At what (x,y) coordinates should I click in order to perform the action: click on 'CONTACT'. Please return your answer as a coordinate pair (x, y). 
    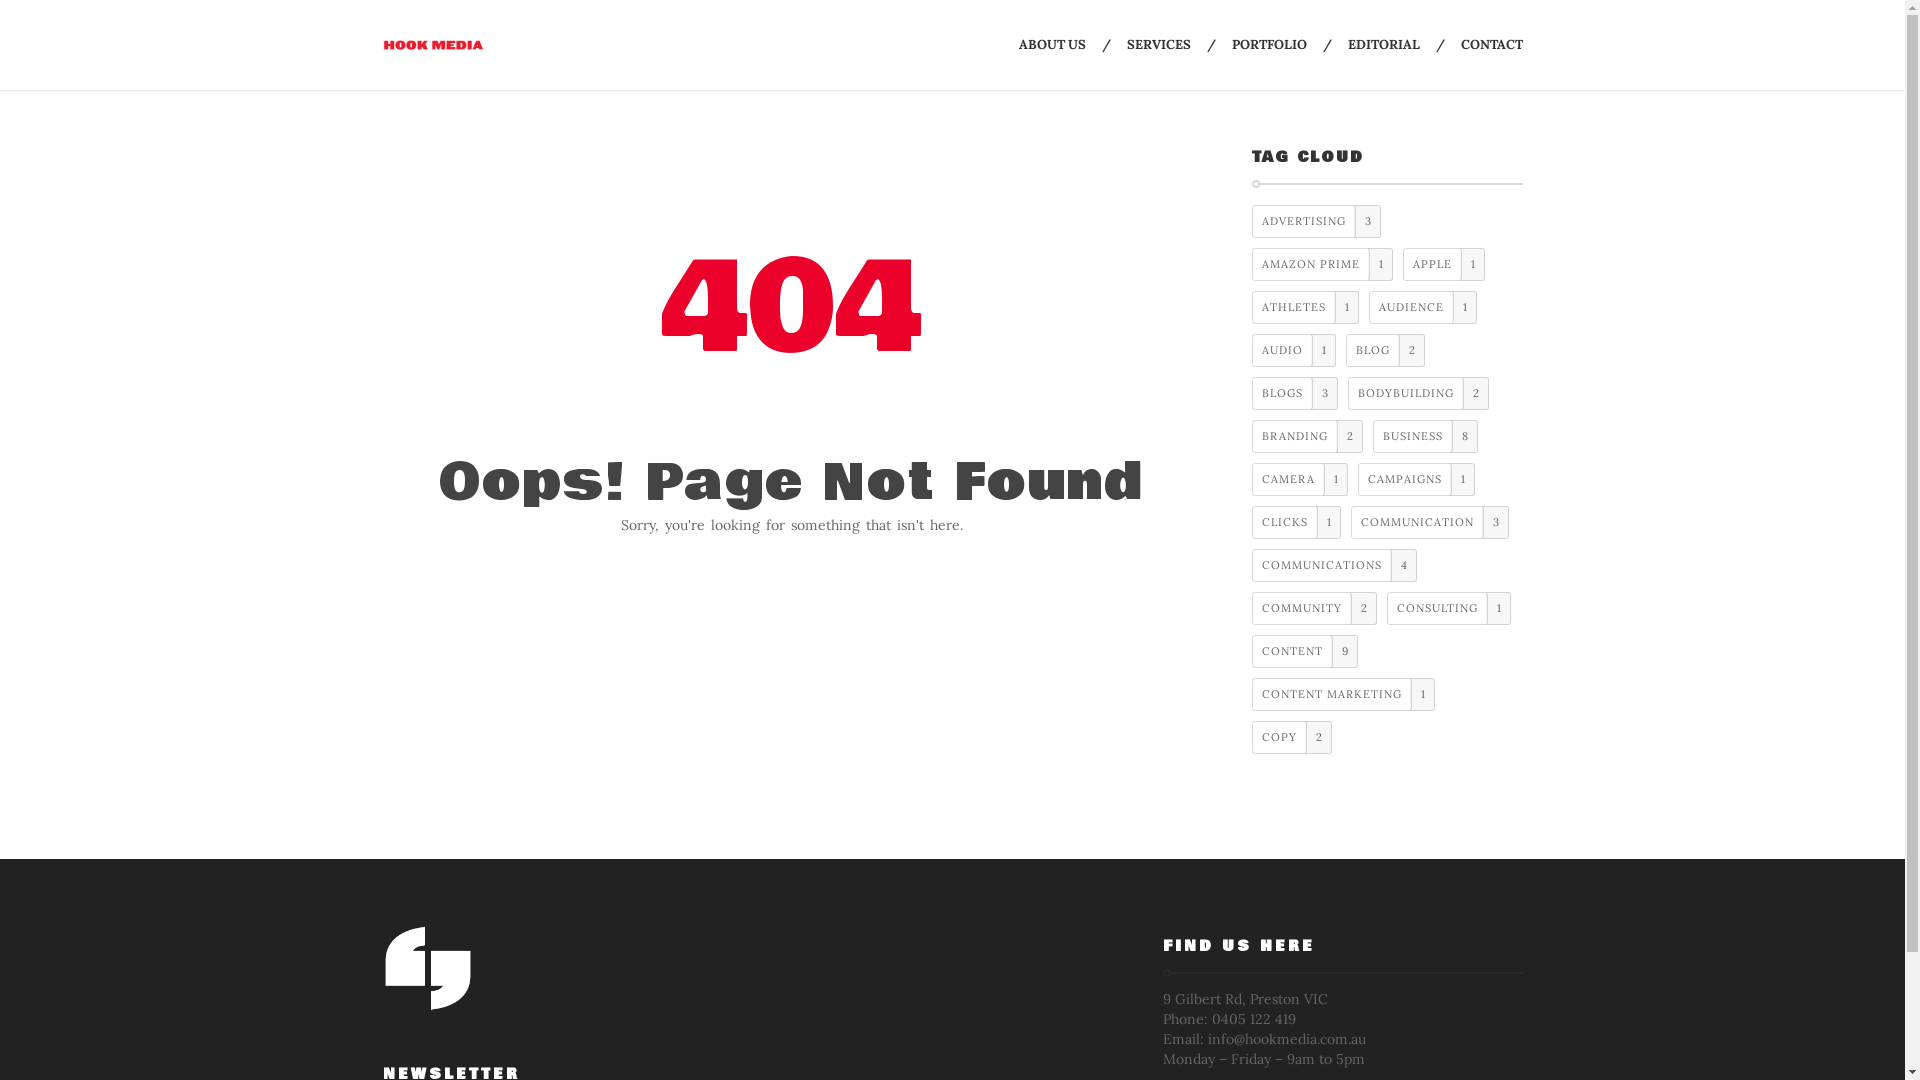
    Looking at the image, I should click on (1491, 45).